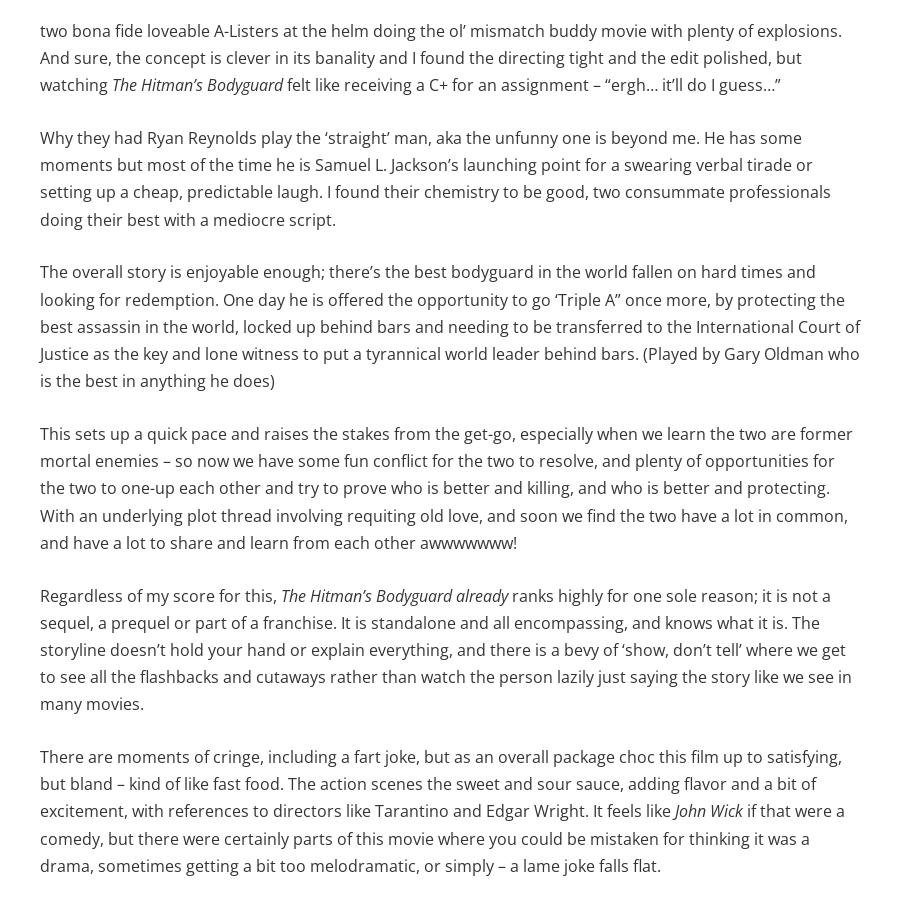  I want to click on 'This sets up a quick pace and raises the stakes from the get-go, especially when we learn the two are former mortal enemies – so now we have some fun conflict for the two to resolve, and plenty of opportunities for the two to one-up each other and try to prove who is better and killing, and who is better and protecting. With an underlying plot thread involving requiting old love, and soon we find the two have a lot in common, and have a lot to share and learn from each other awwwwwww!', so click(38, 487).